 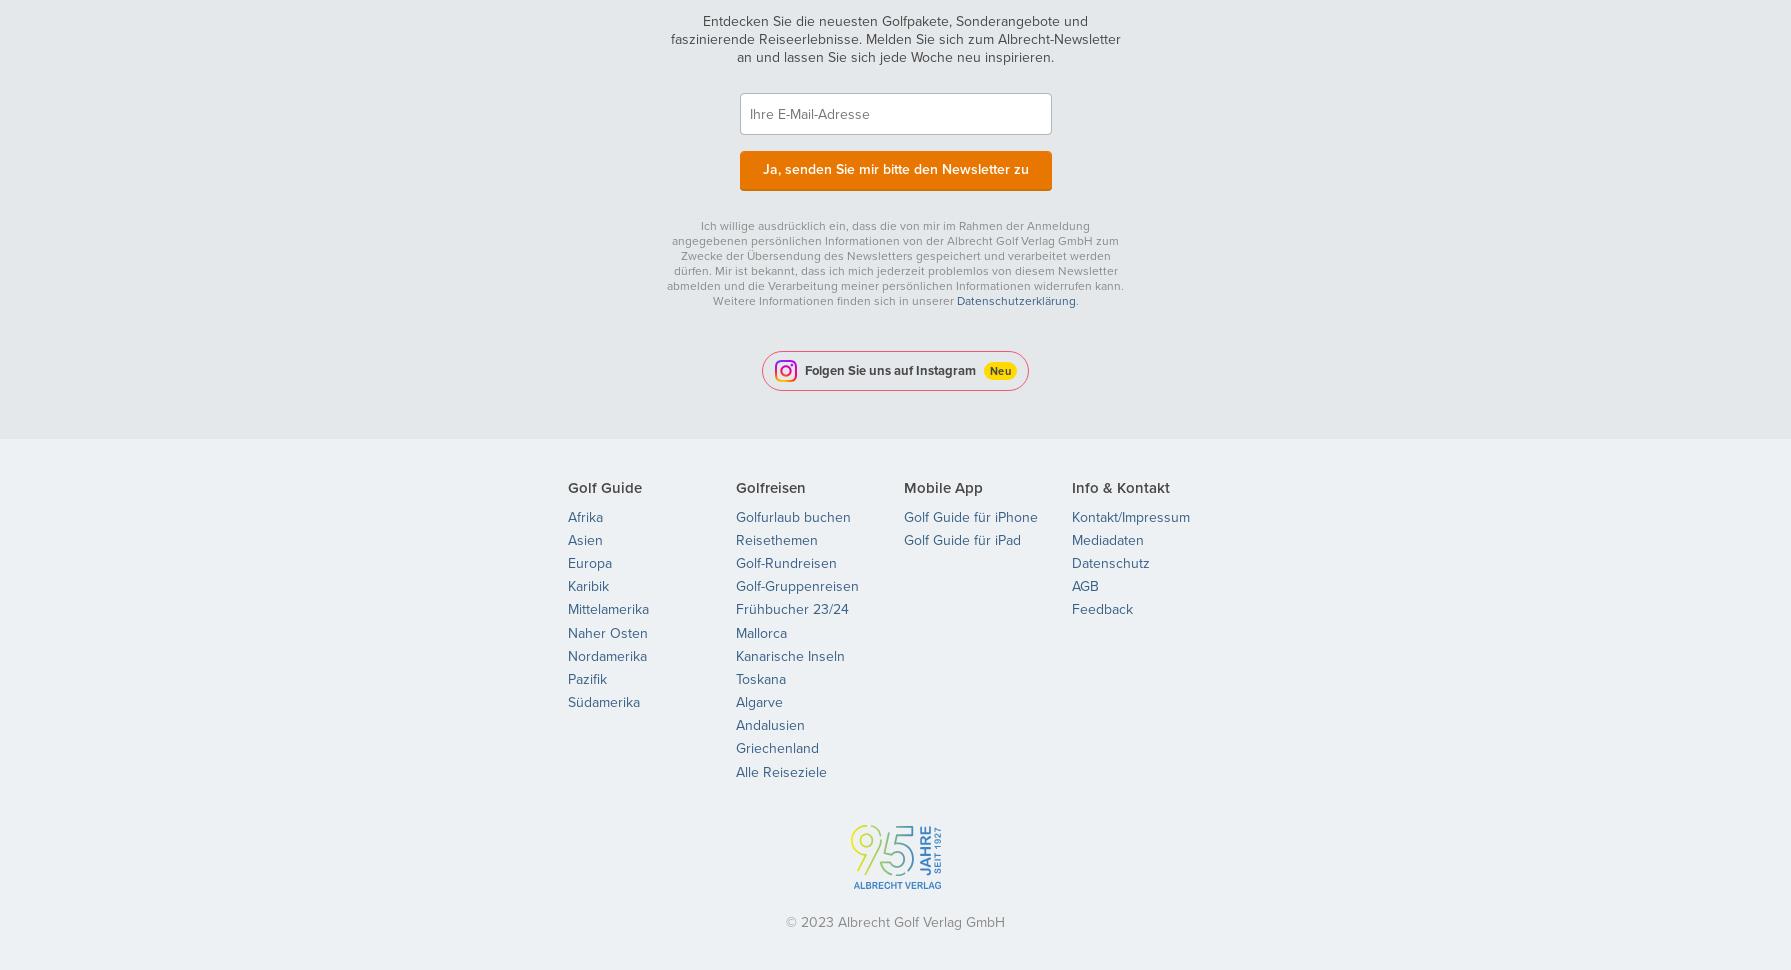 I want to click on 'Karibik', so click(x=587, y=586).